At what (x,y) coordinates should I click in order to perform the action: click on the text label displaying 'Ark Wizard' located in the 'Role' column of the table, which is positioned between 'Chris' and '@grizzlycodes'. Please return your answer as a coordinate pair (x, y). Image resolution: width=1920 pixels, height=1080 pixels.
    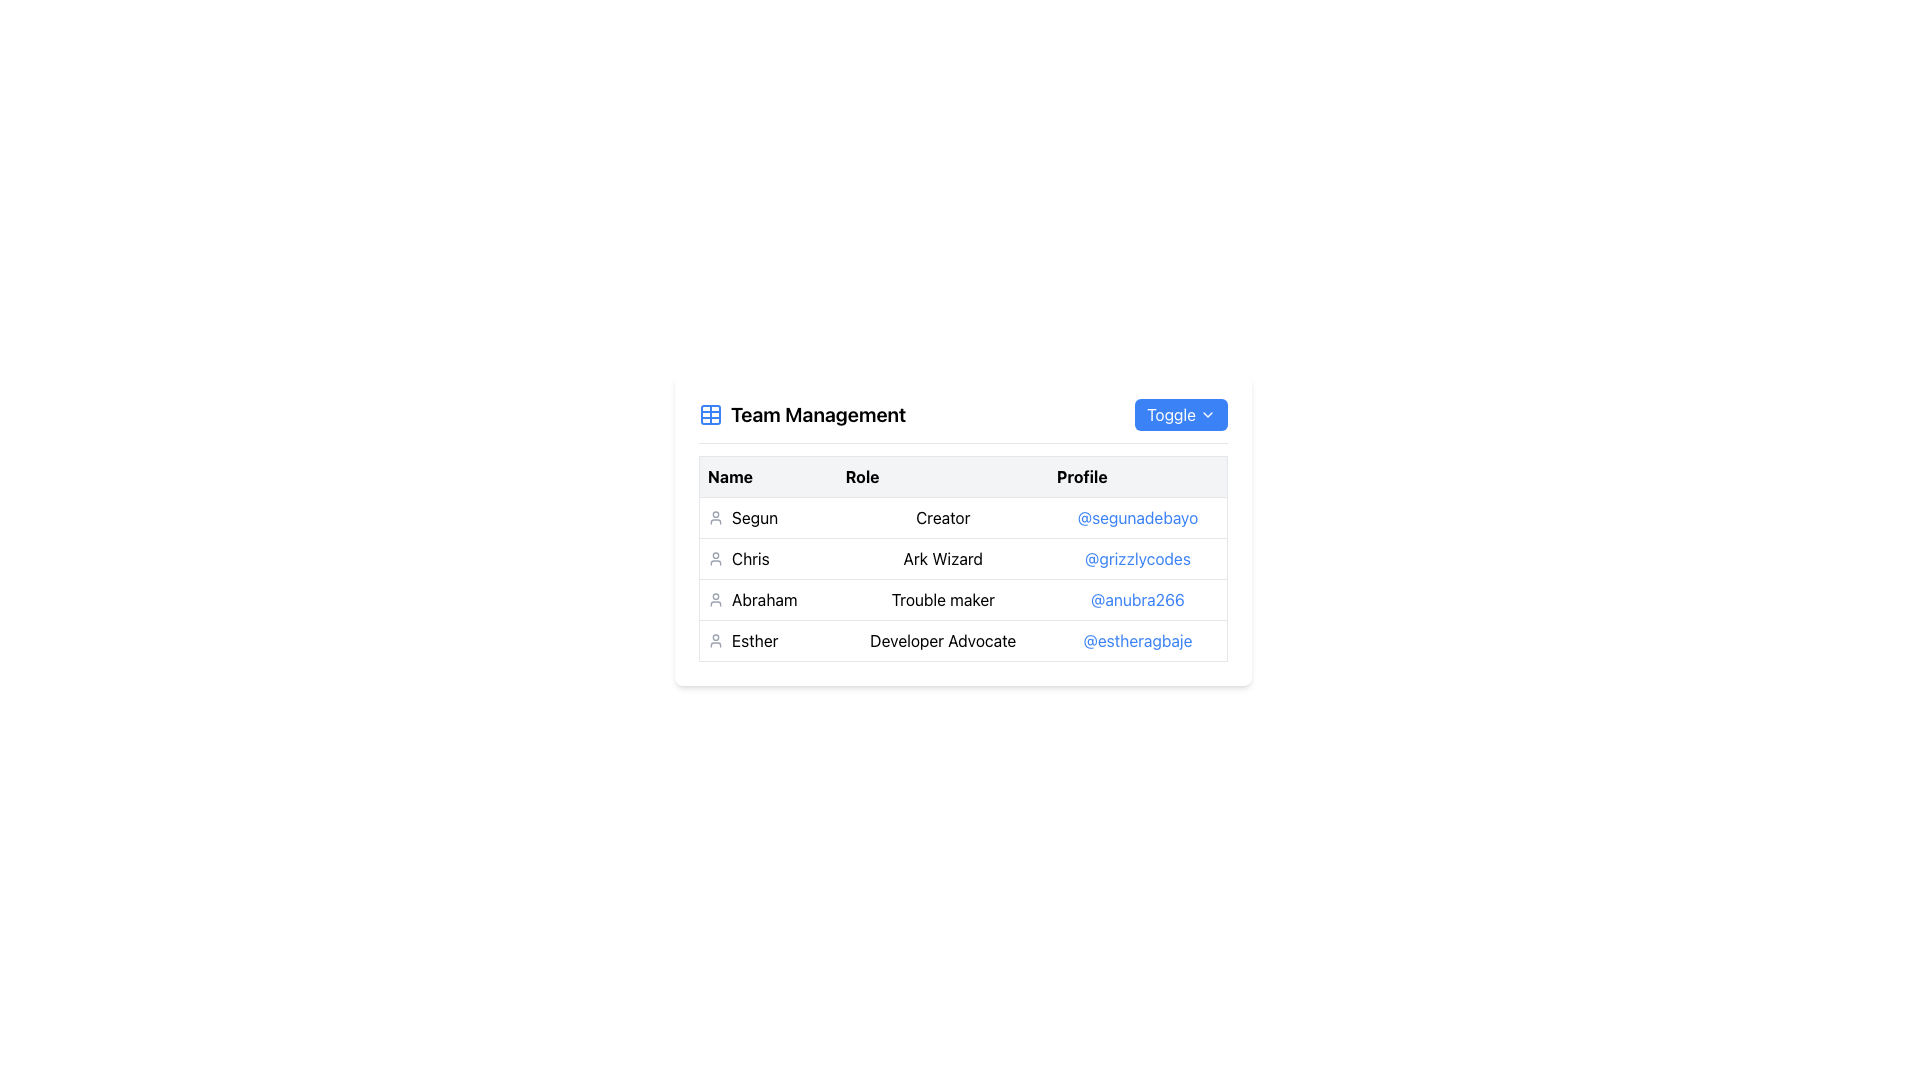
    Looking at the image, I should click on (942, 559).